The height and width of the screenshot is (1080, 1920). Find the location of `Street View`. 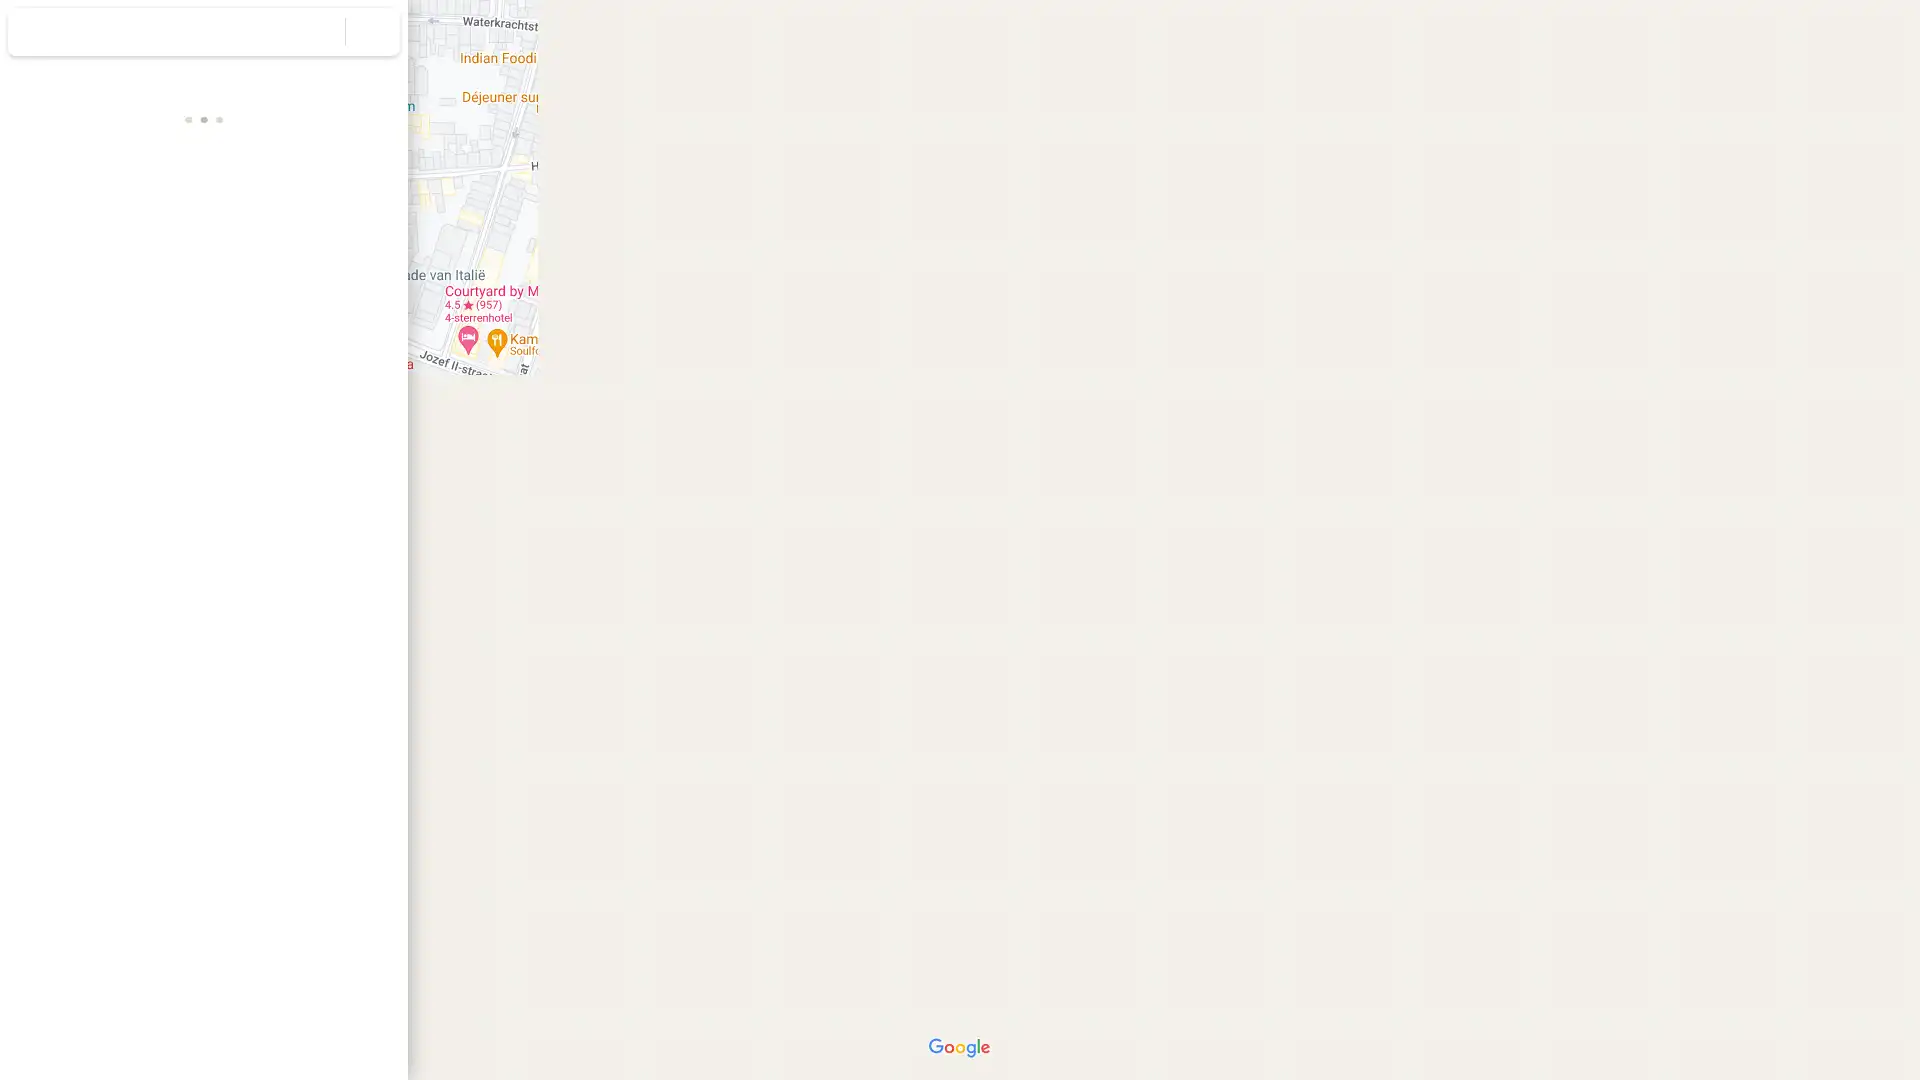

Street View is located at coordinates (204, 749).